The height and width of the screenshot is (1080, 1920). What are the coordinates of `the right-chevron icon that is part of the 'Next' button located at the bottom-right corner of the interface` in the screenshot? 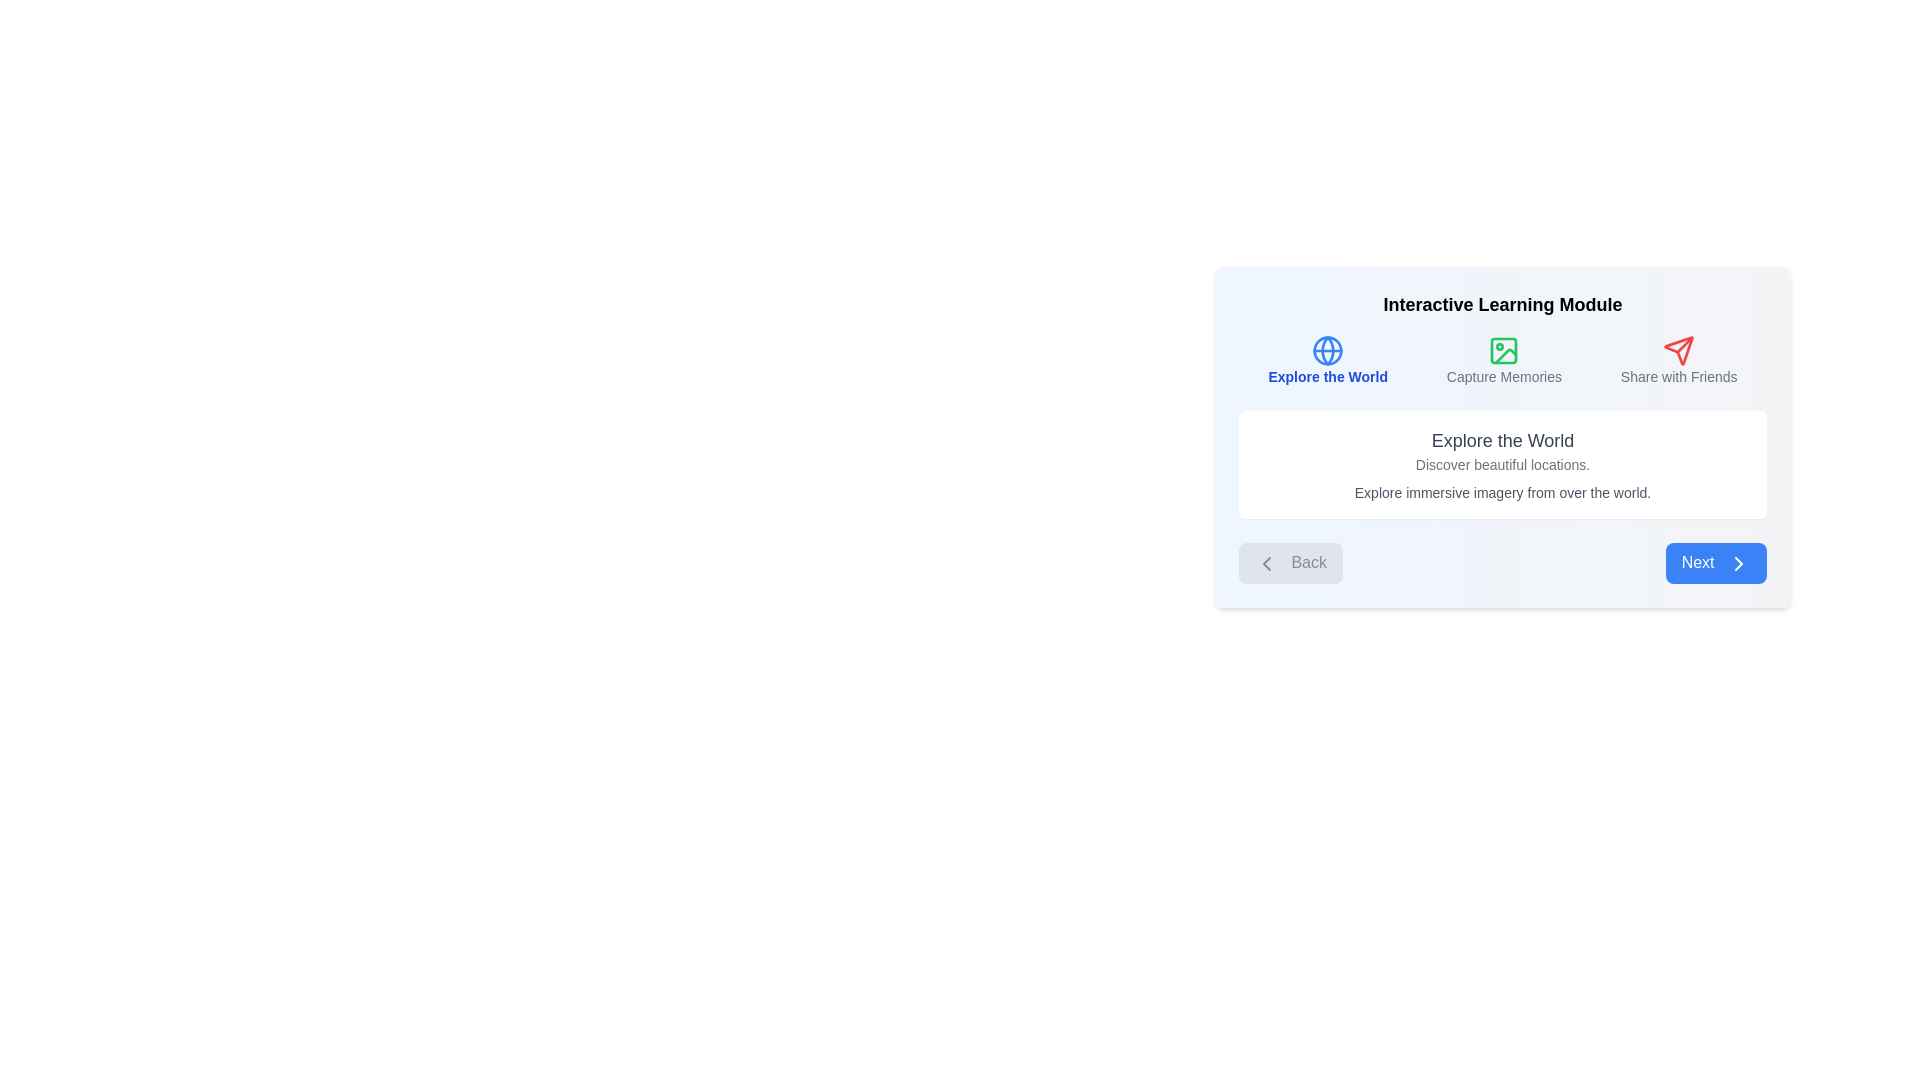 It's located at (1737, 563).